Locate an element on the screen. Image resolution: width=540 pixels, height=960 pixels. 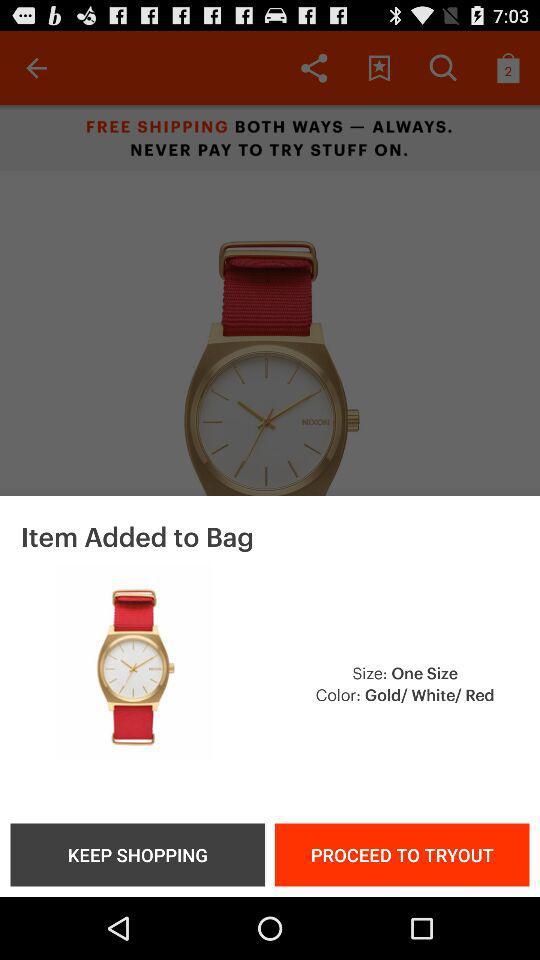
the item next to the proceed to tryout icon is located at coordinates (136, 853).